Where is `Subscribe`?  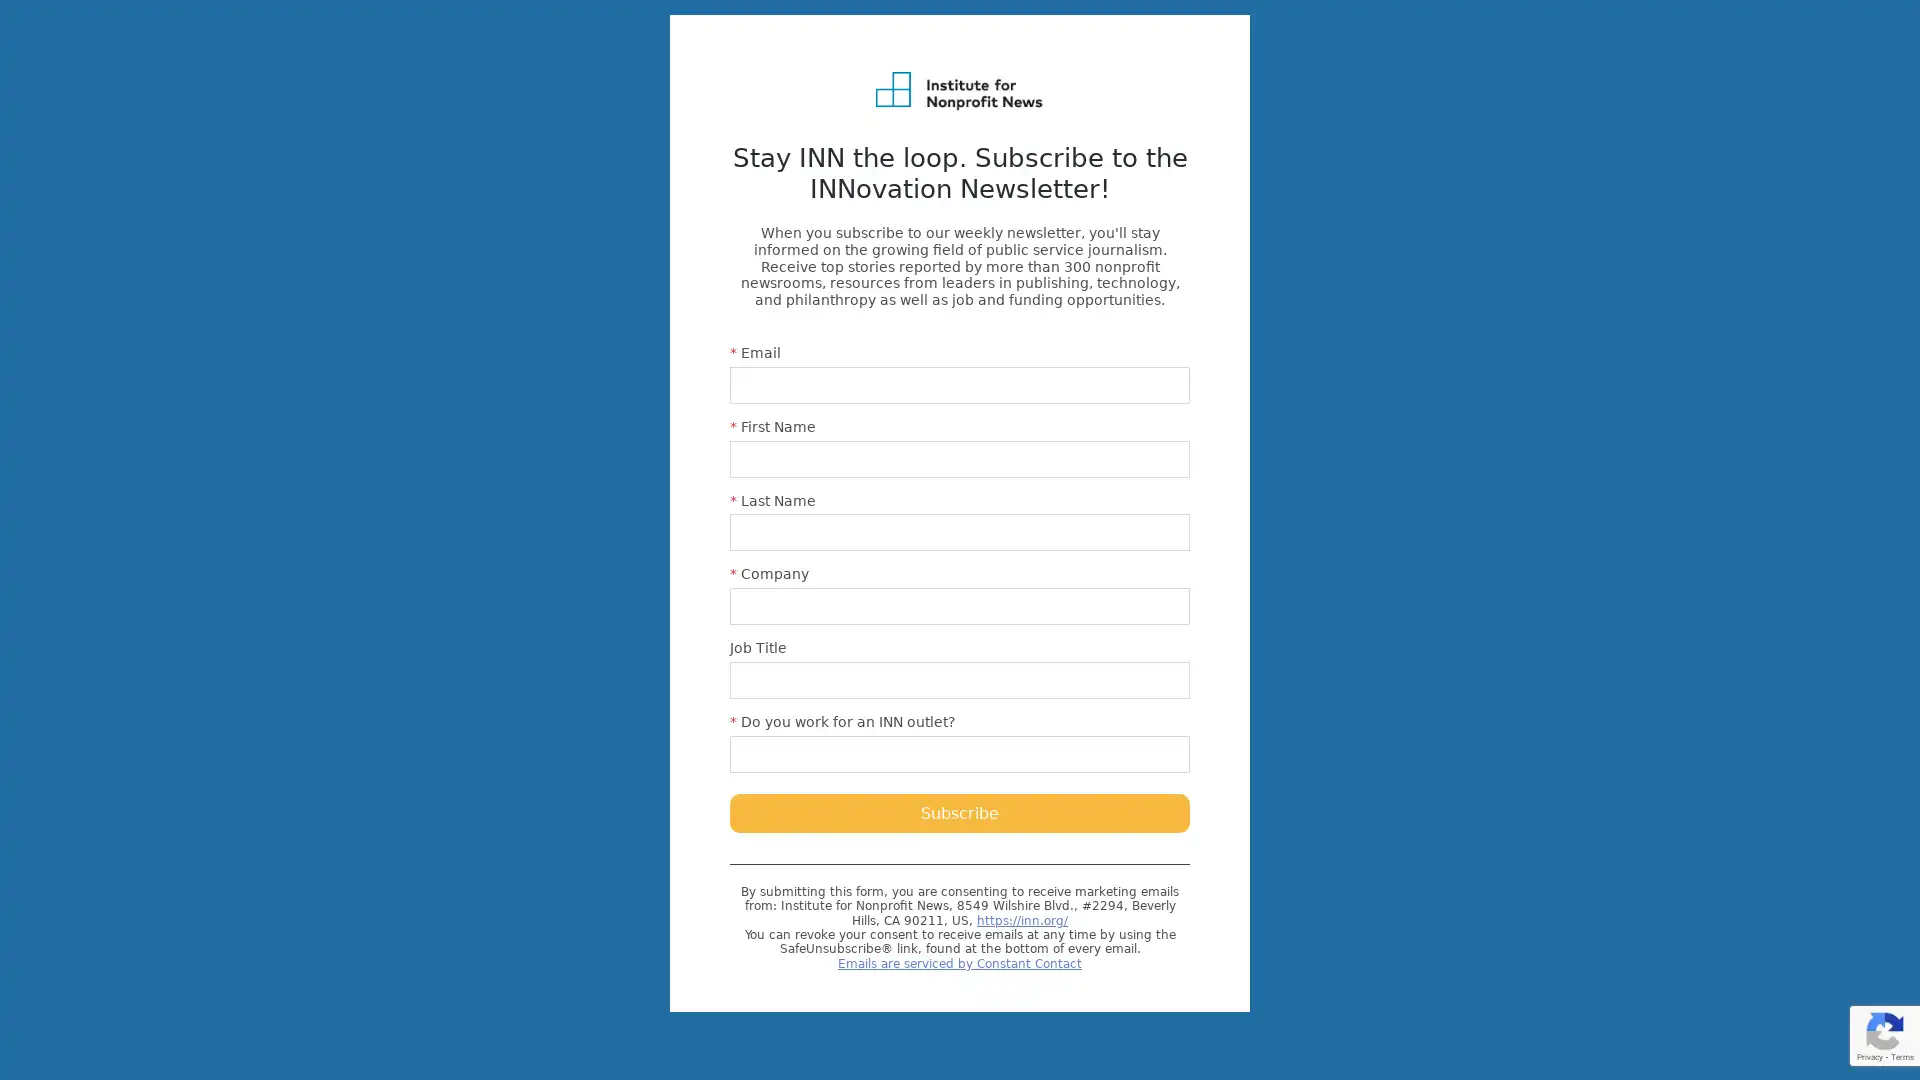 Subscribe is located at coordinates (960, 812).